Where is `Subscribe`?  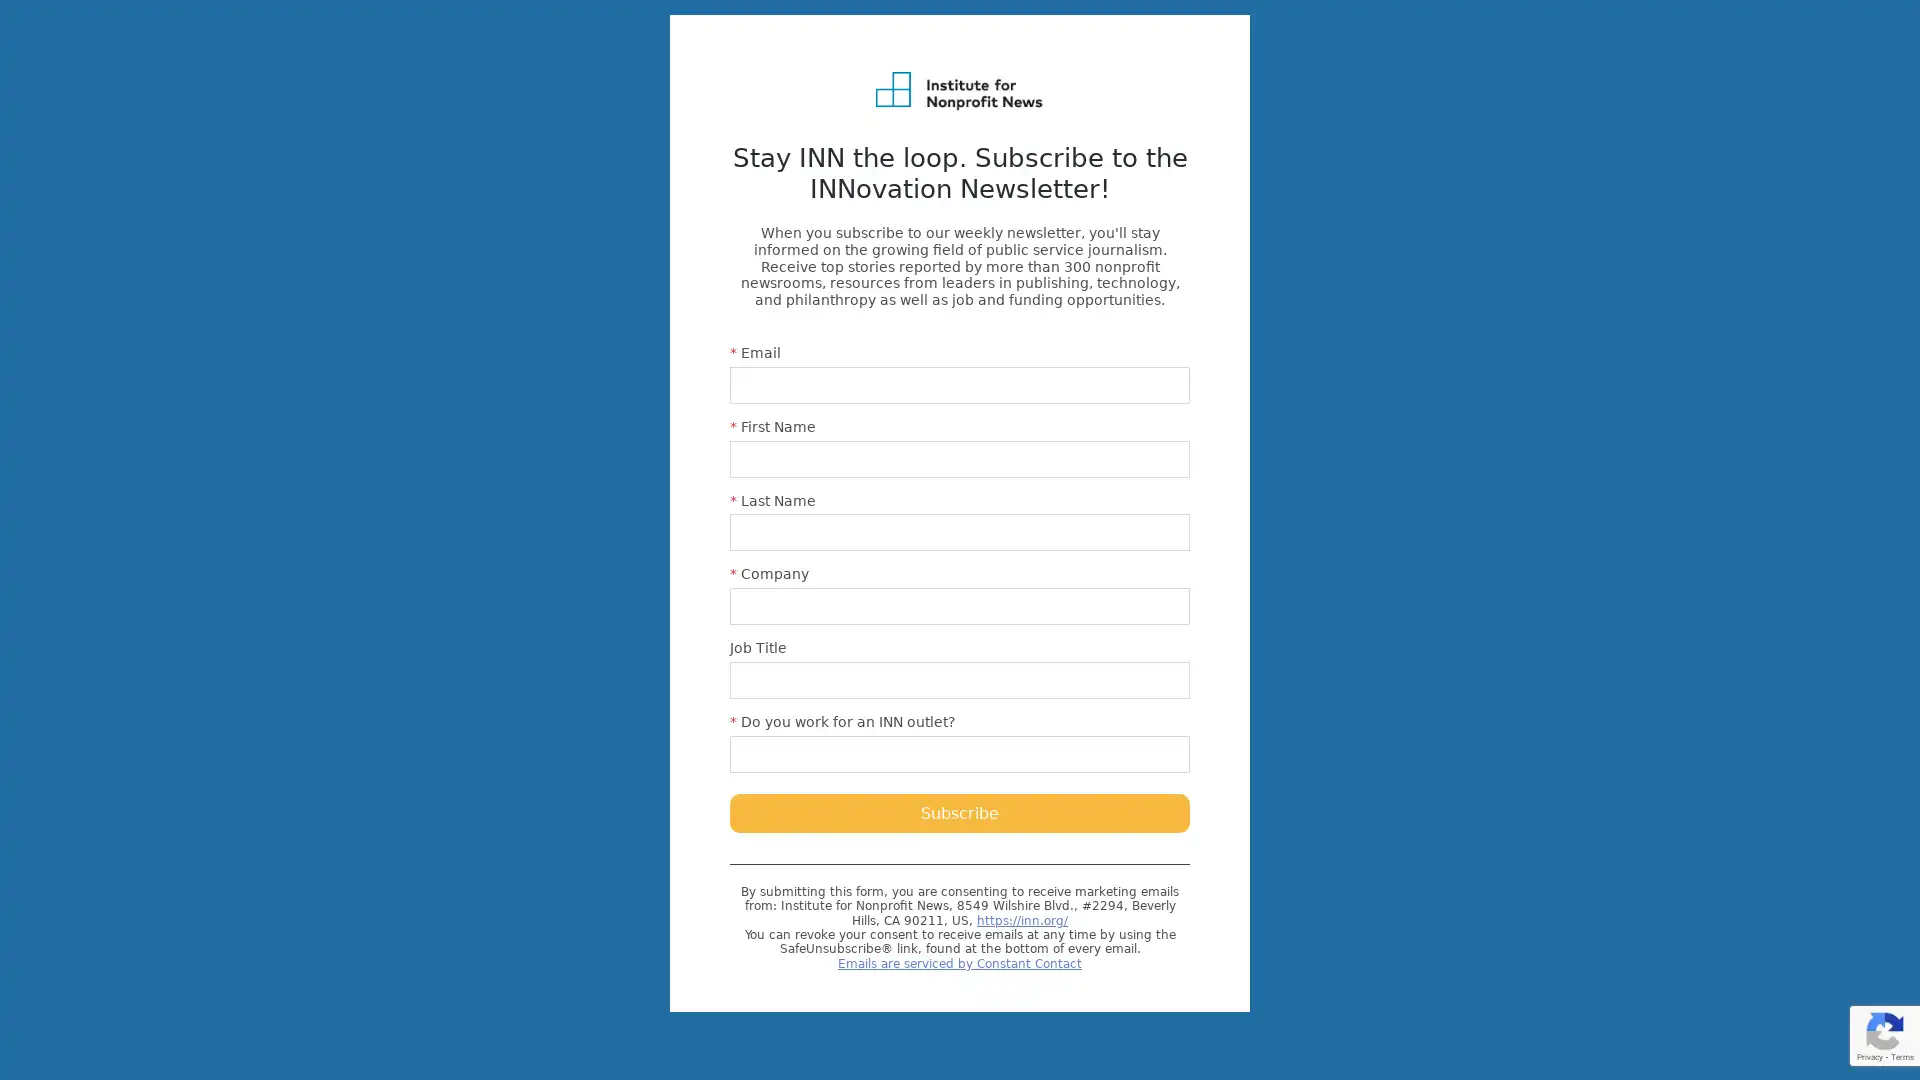 Subscribe is located at coordinates (960, 812).